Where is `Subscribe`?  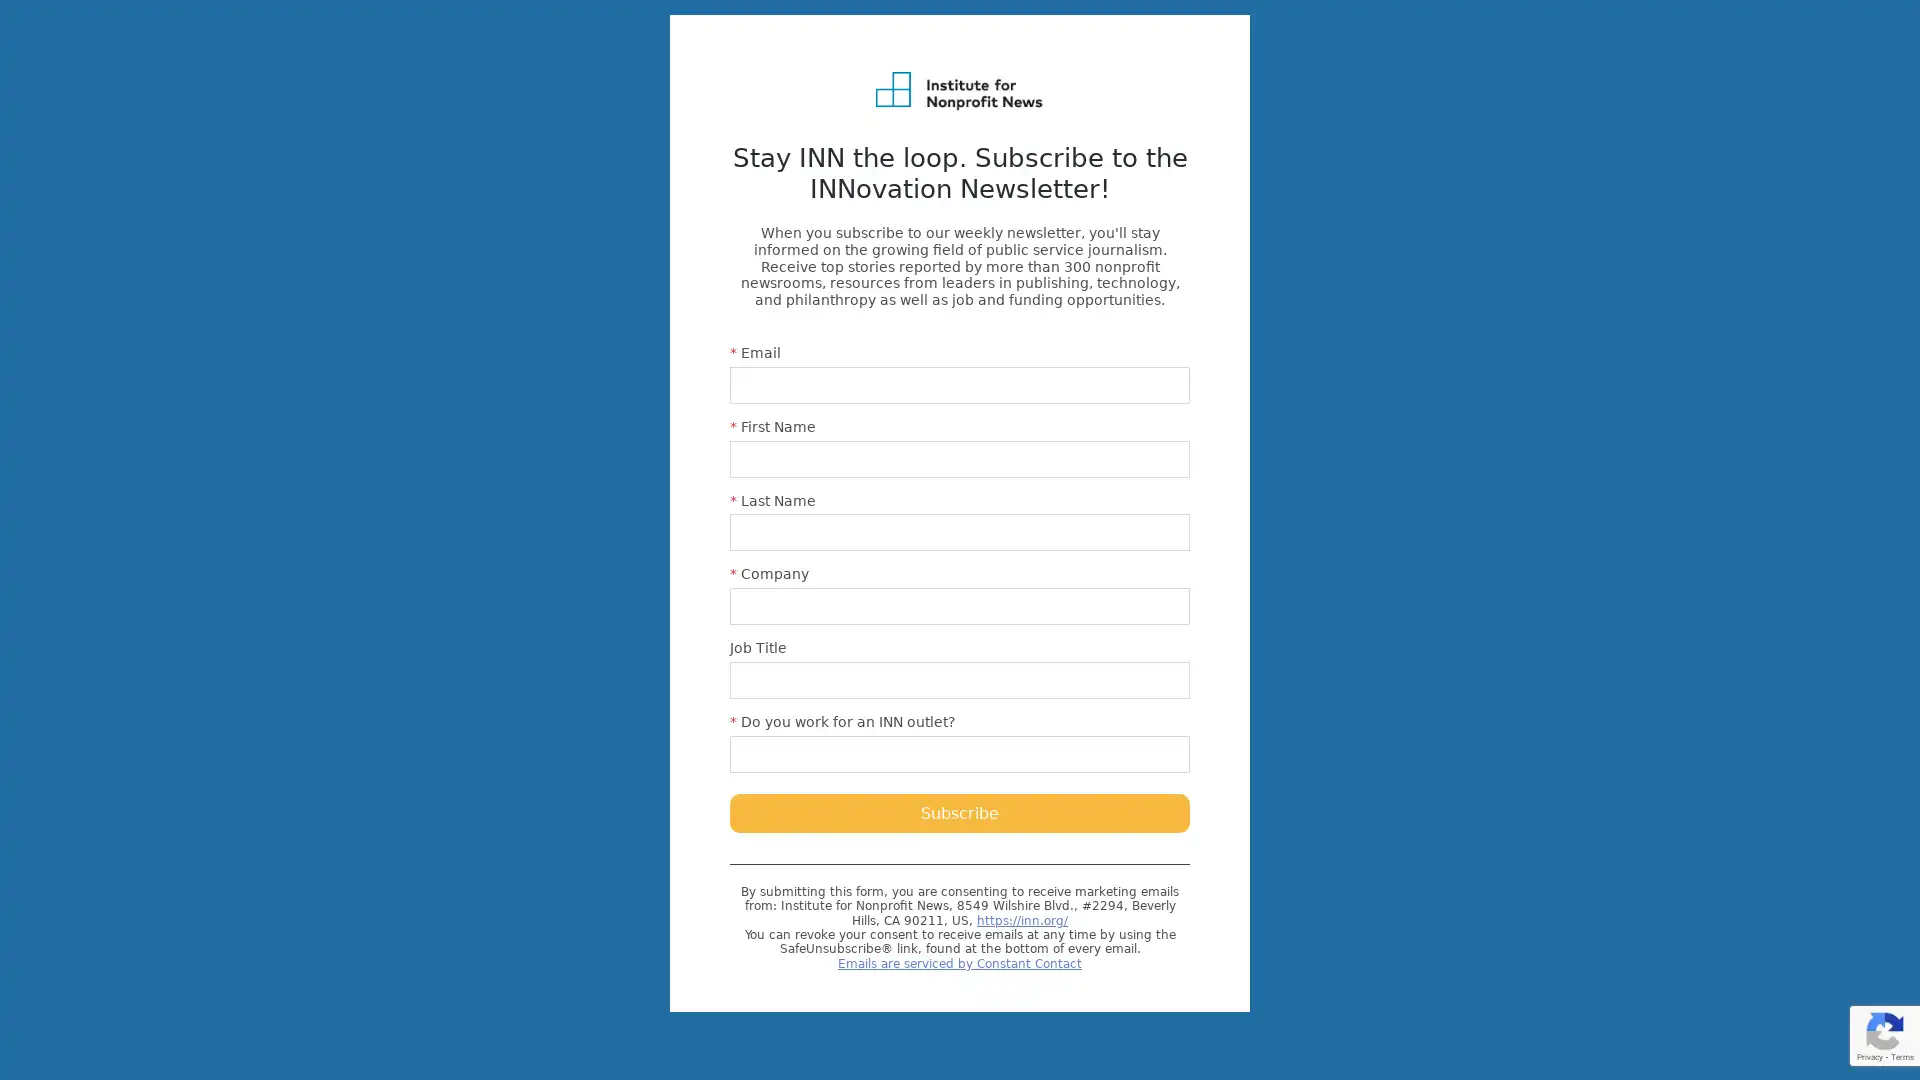 Subscribe is located at coordinates (960, 812).